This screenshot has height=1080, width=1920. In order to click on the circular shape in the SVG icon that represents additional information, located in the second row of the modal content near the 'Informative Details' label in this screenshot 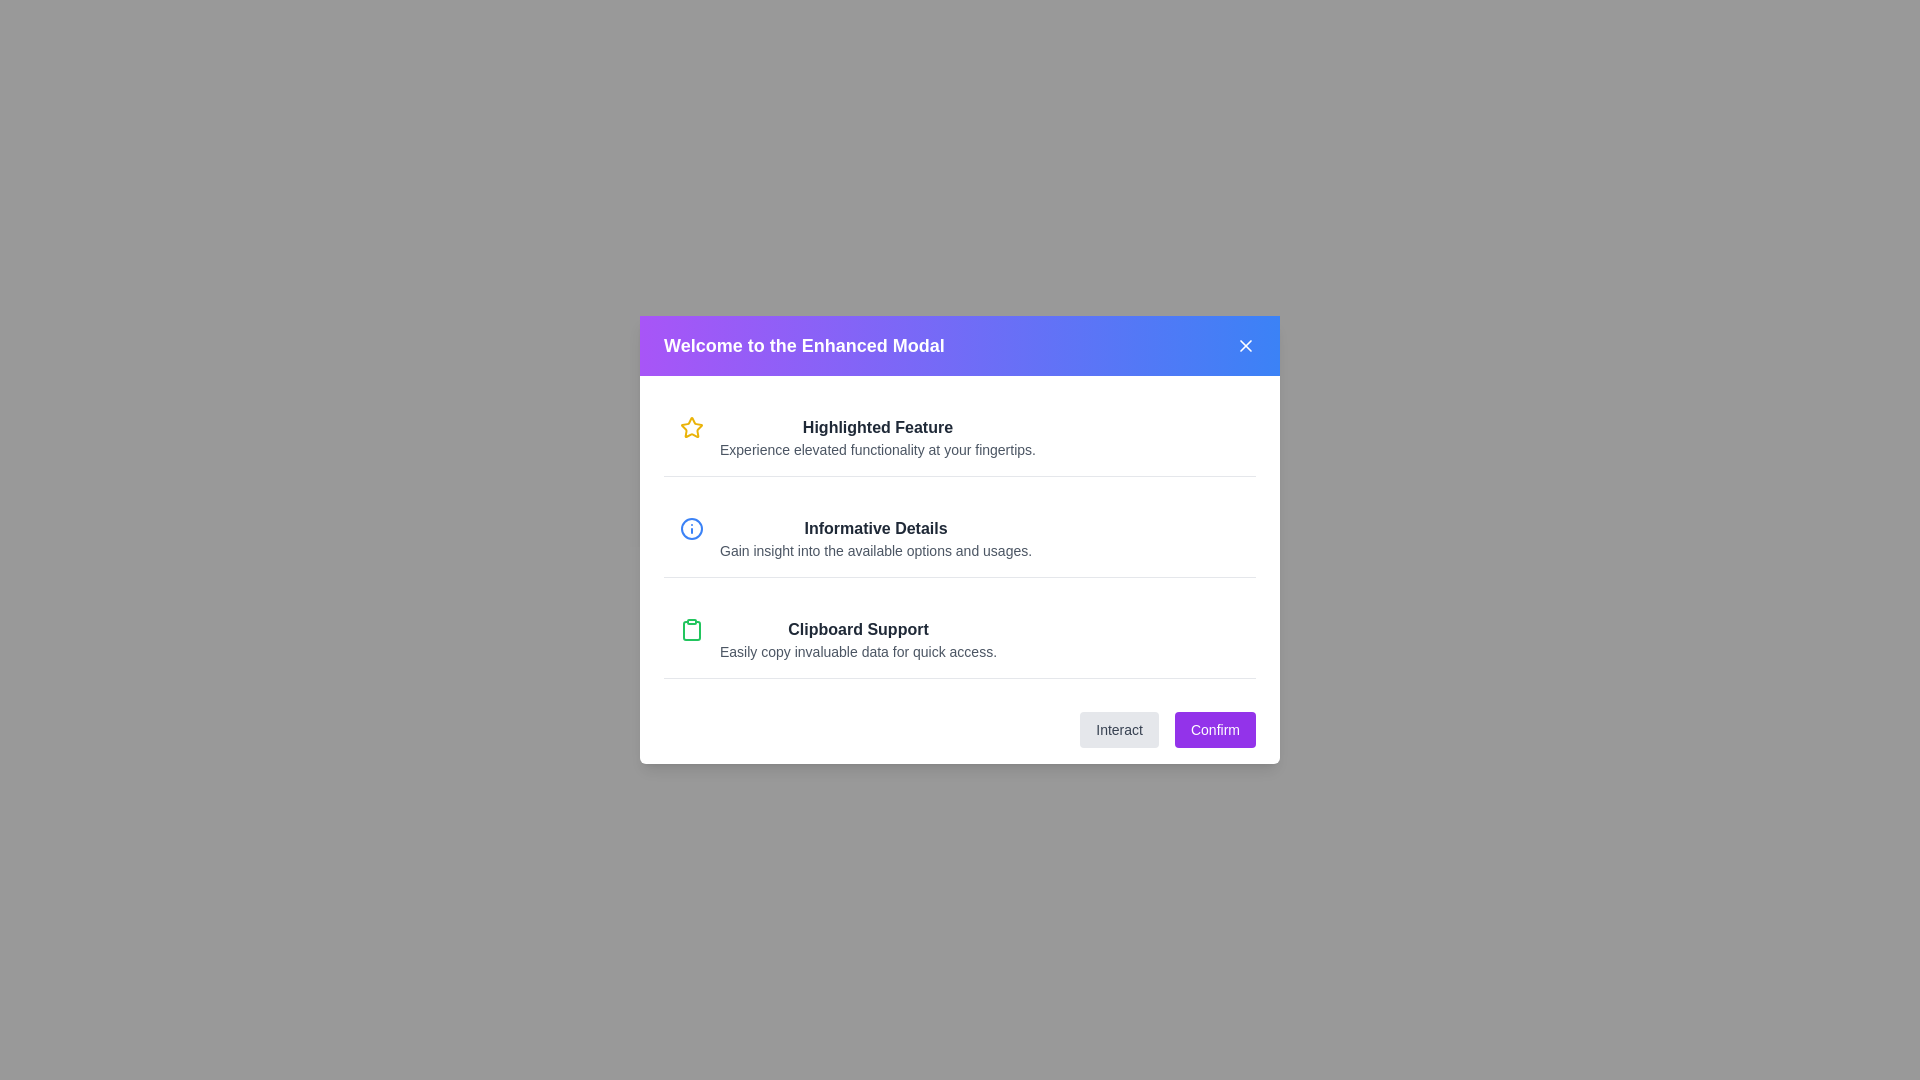, I will do `click(691, 527)`.